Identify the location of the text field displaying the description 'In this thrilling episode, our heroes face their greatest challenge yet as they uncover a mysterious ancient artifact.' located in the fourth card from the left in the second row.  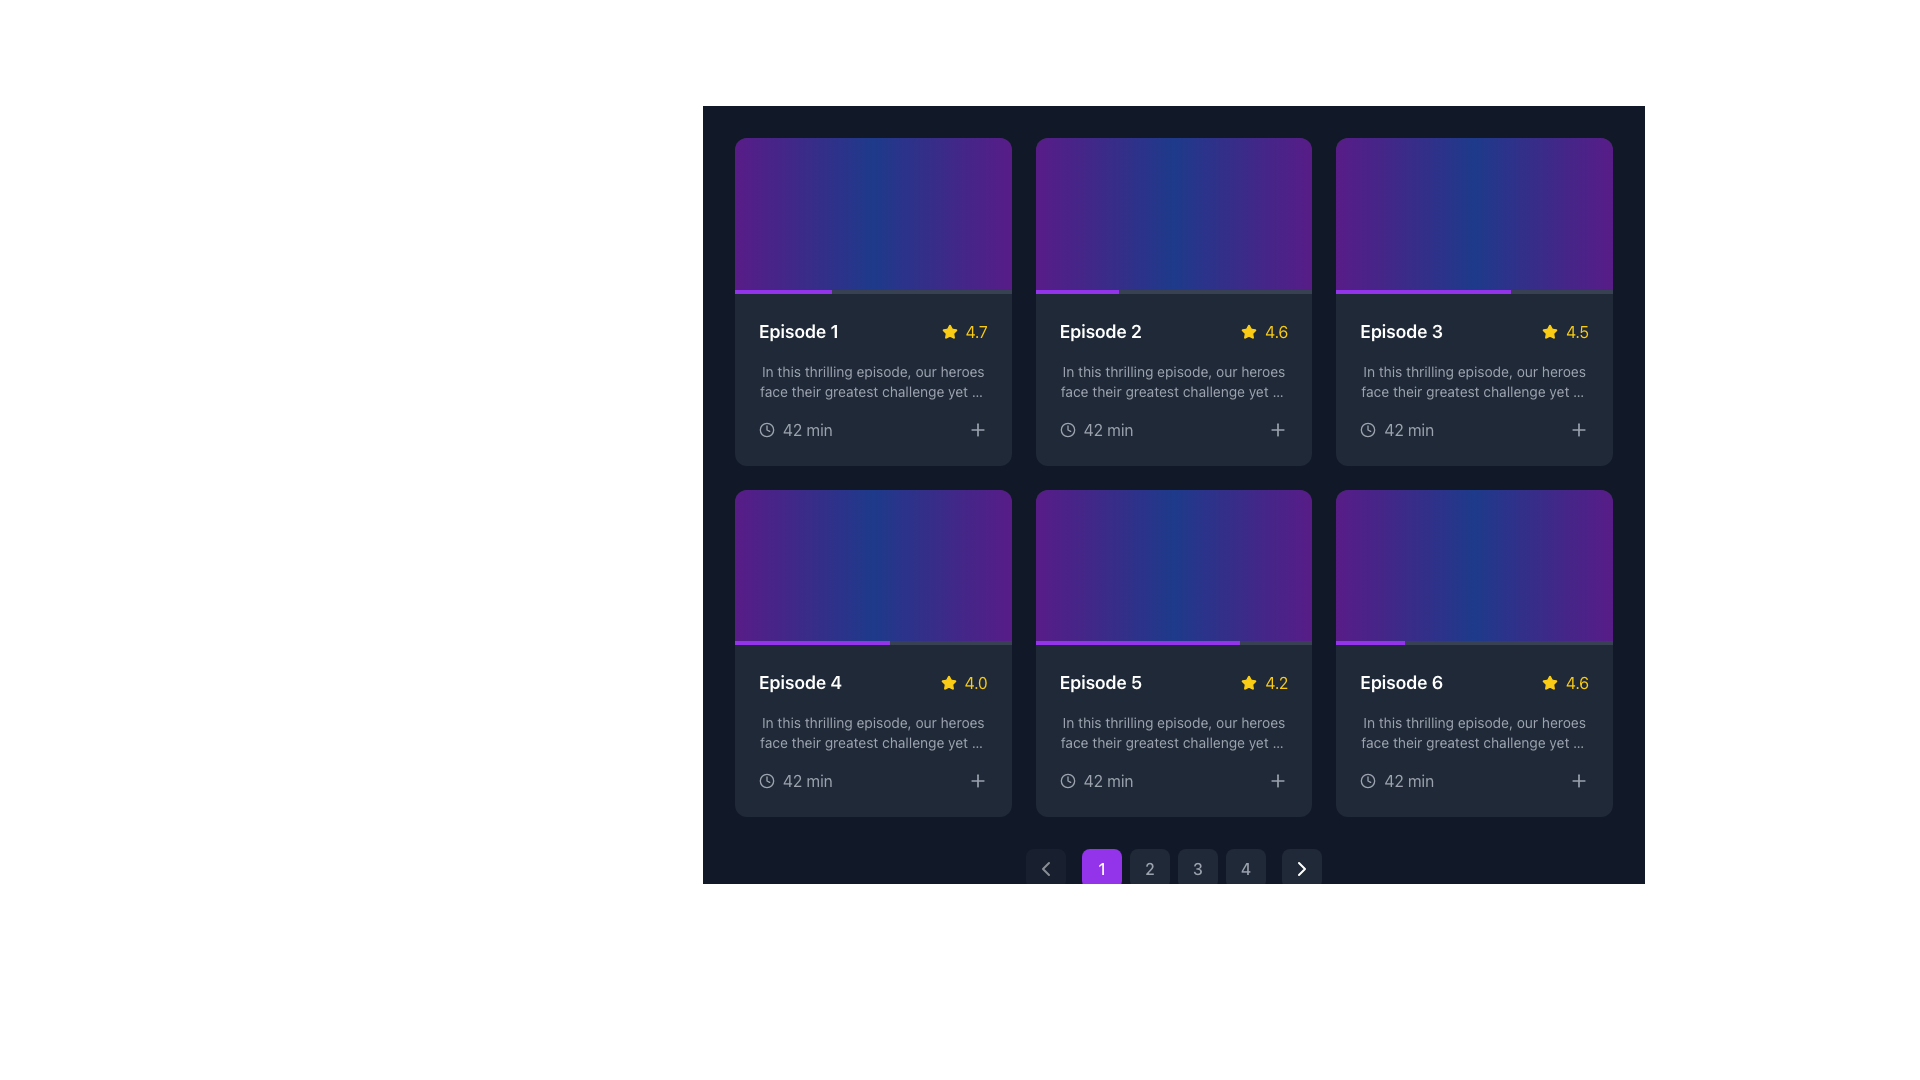
(873, 733).